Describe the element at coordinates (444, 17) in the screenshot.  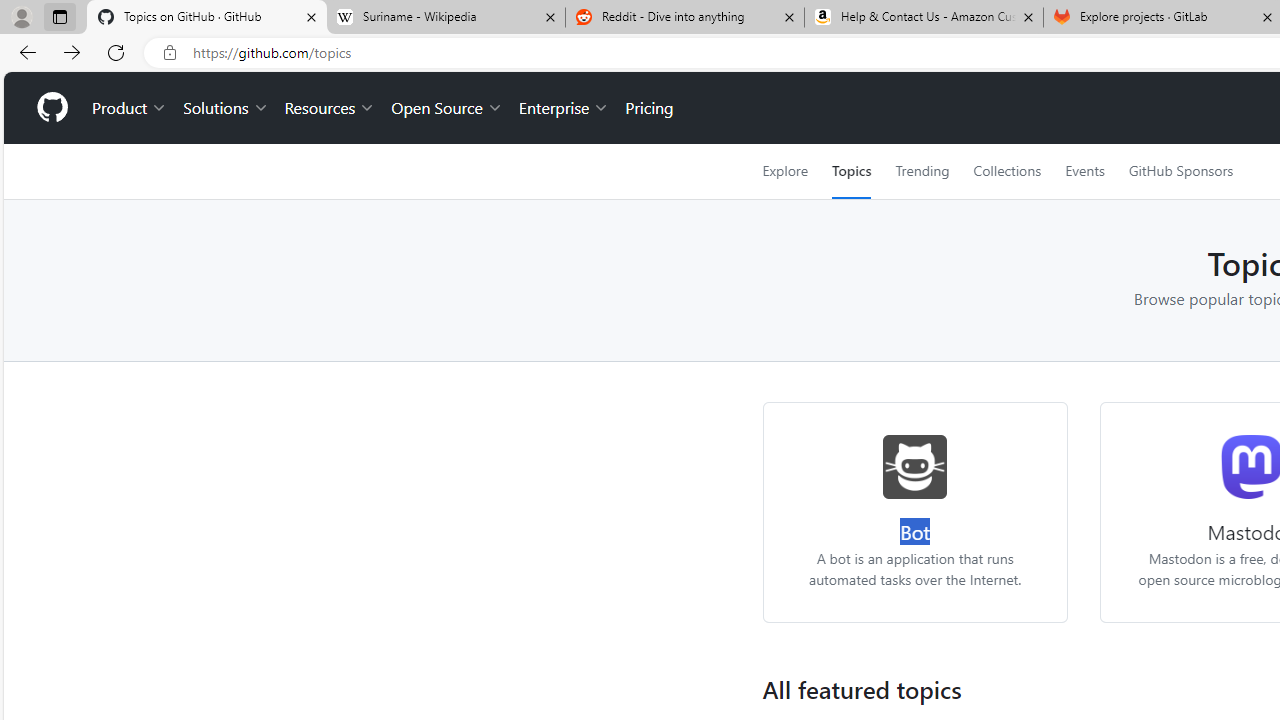
I see `'Suriname - Wikipedia'` at that location.